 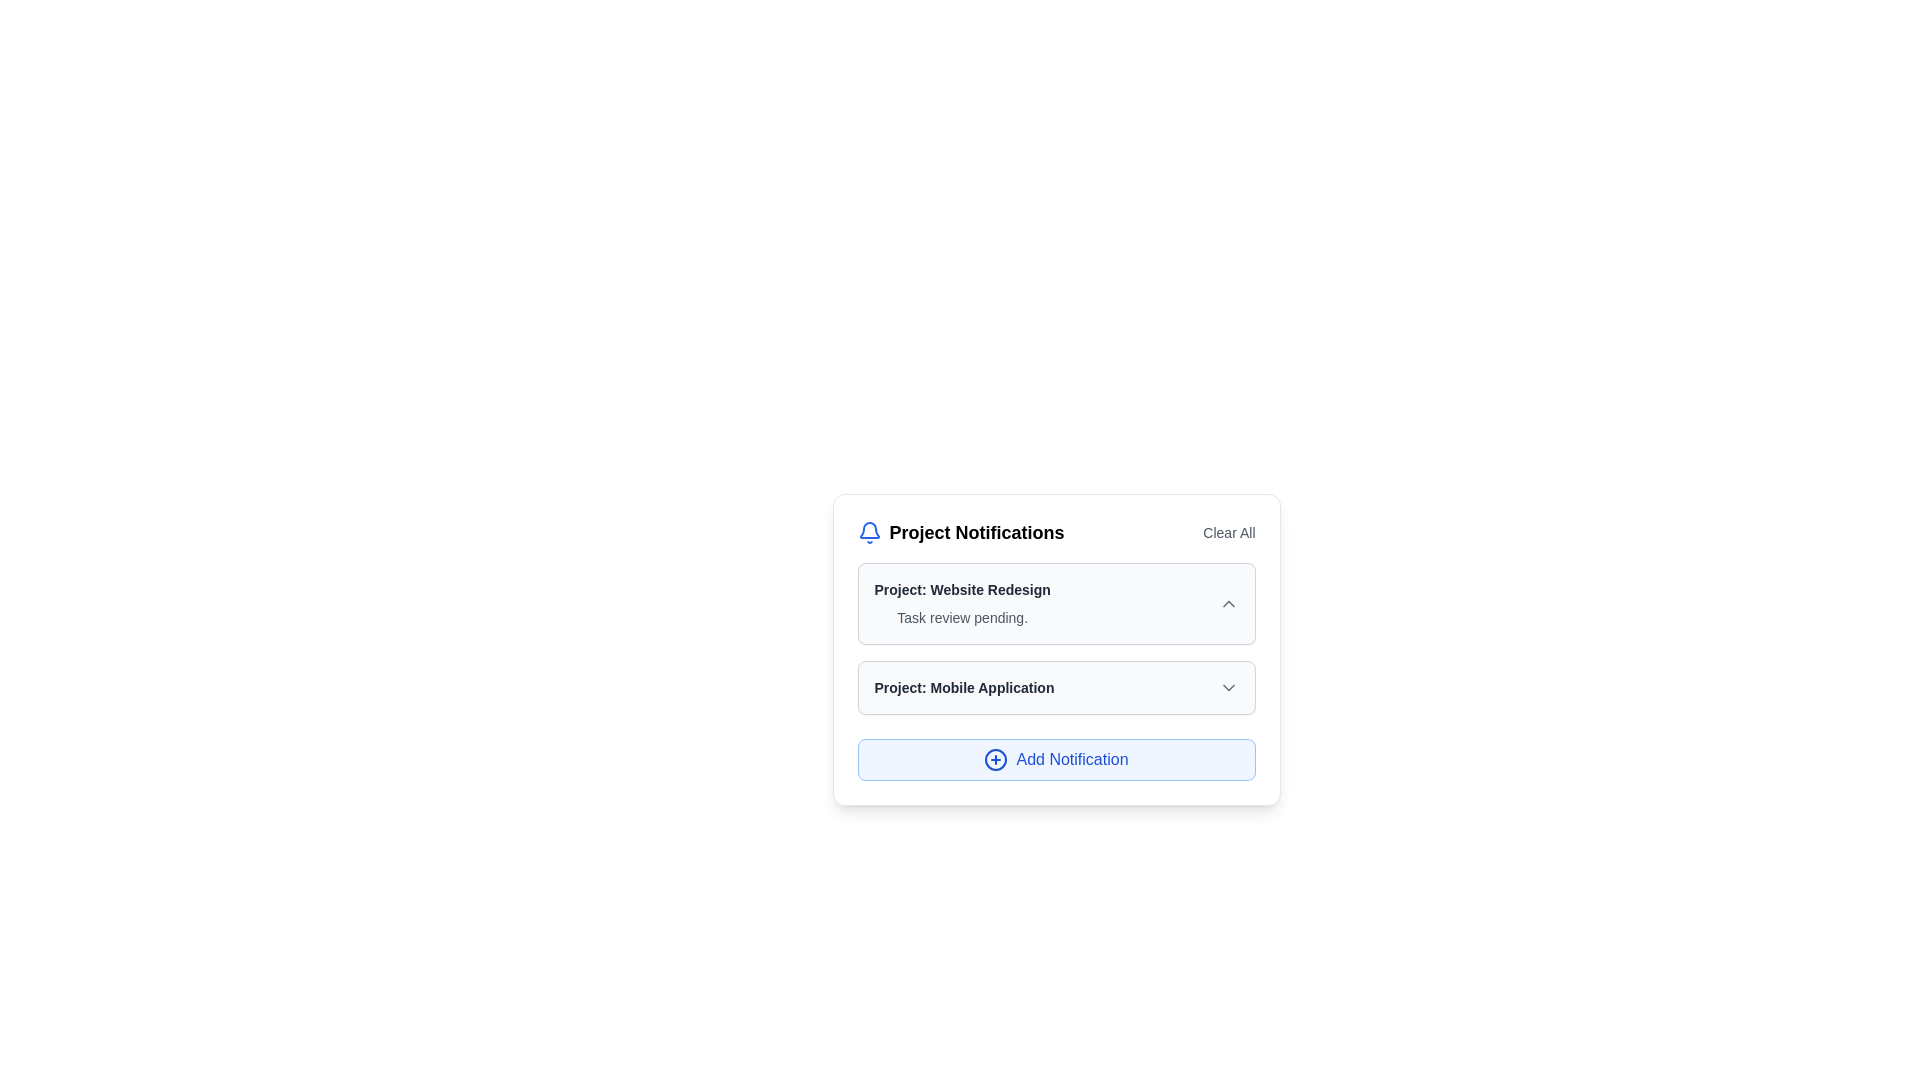 What do you see at coordinates (869, 531) in the screenshot?
I see `the bell-shaped icon with a blue outline, located in the header section next to the 'Project Notifications' title` at bounding box center [869, 531].